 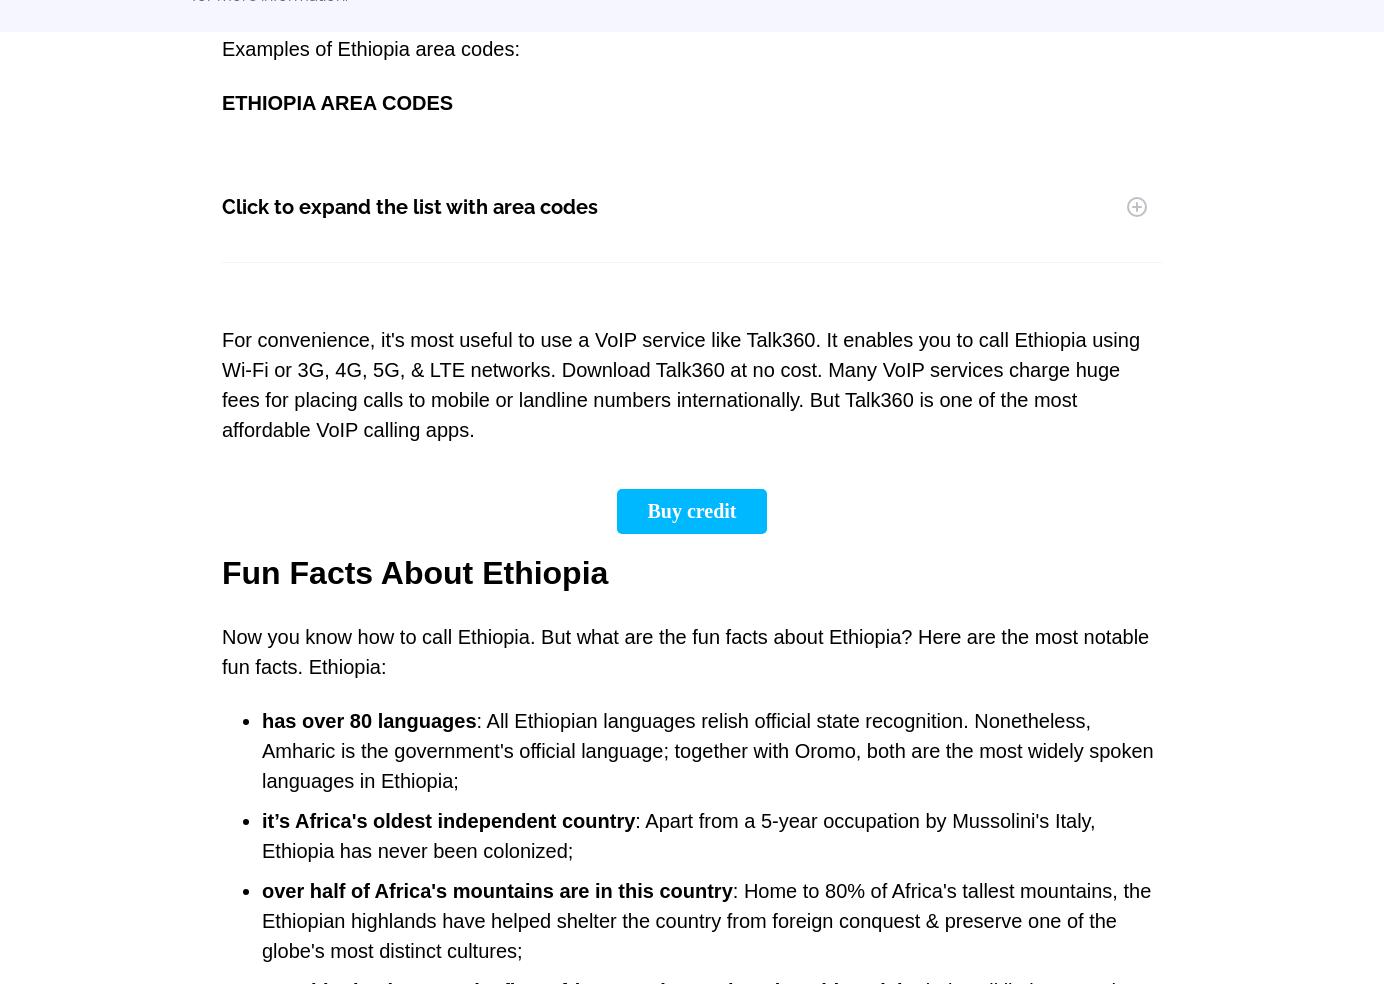 What do you see at coordinates (337, 102) in the screenshot?
I see `'ETHIOPIA AREA CODES'` at bounding box center [337, 102].